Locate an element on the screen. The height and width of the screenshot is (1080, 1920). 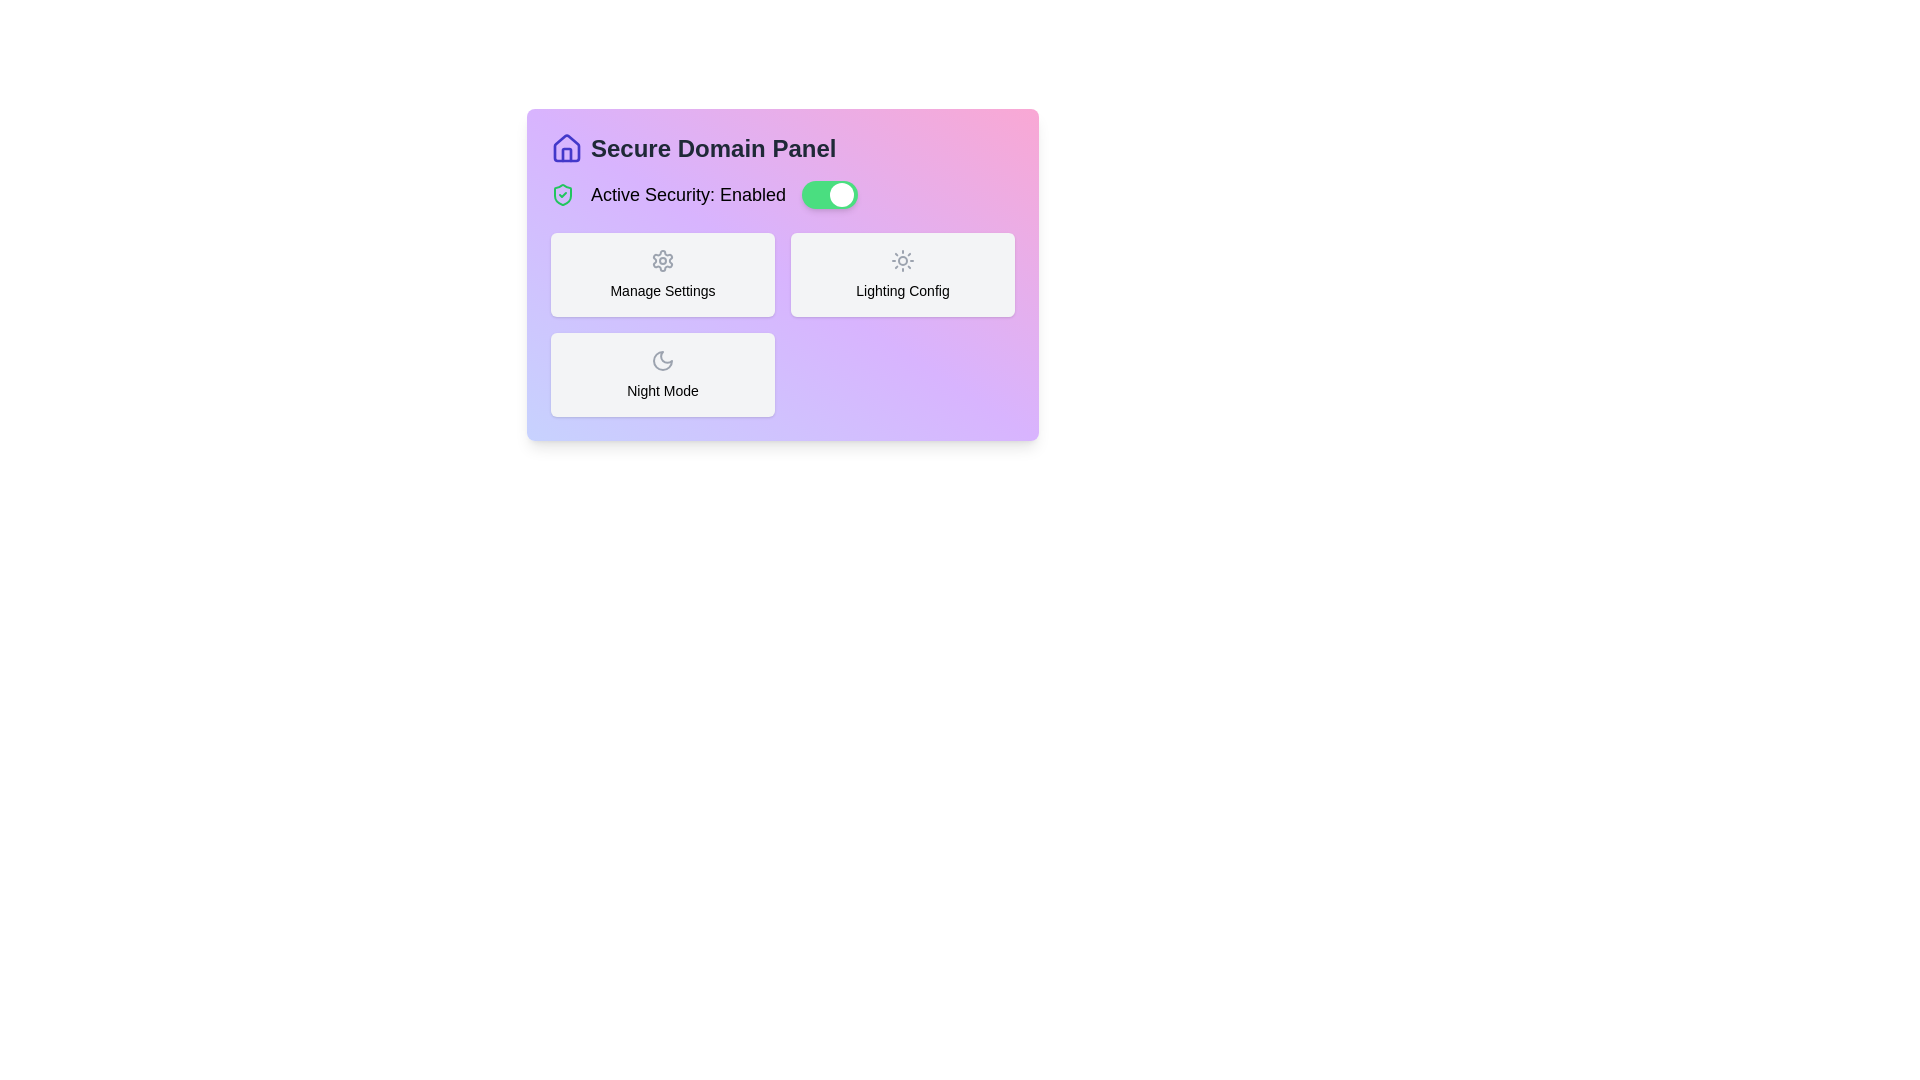
the central icon representing the lighting configuration feature within the 'Lighting Config' button, located in the top-right corner of the card is located at coordinates (901, 260).